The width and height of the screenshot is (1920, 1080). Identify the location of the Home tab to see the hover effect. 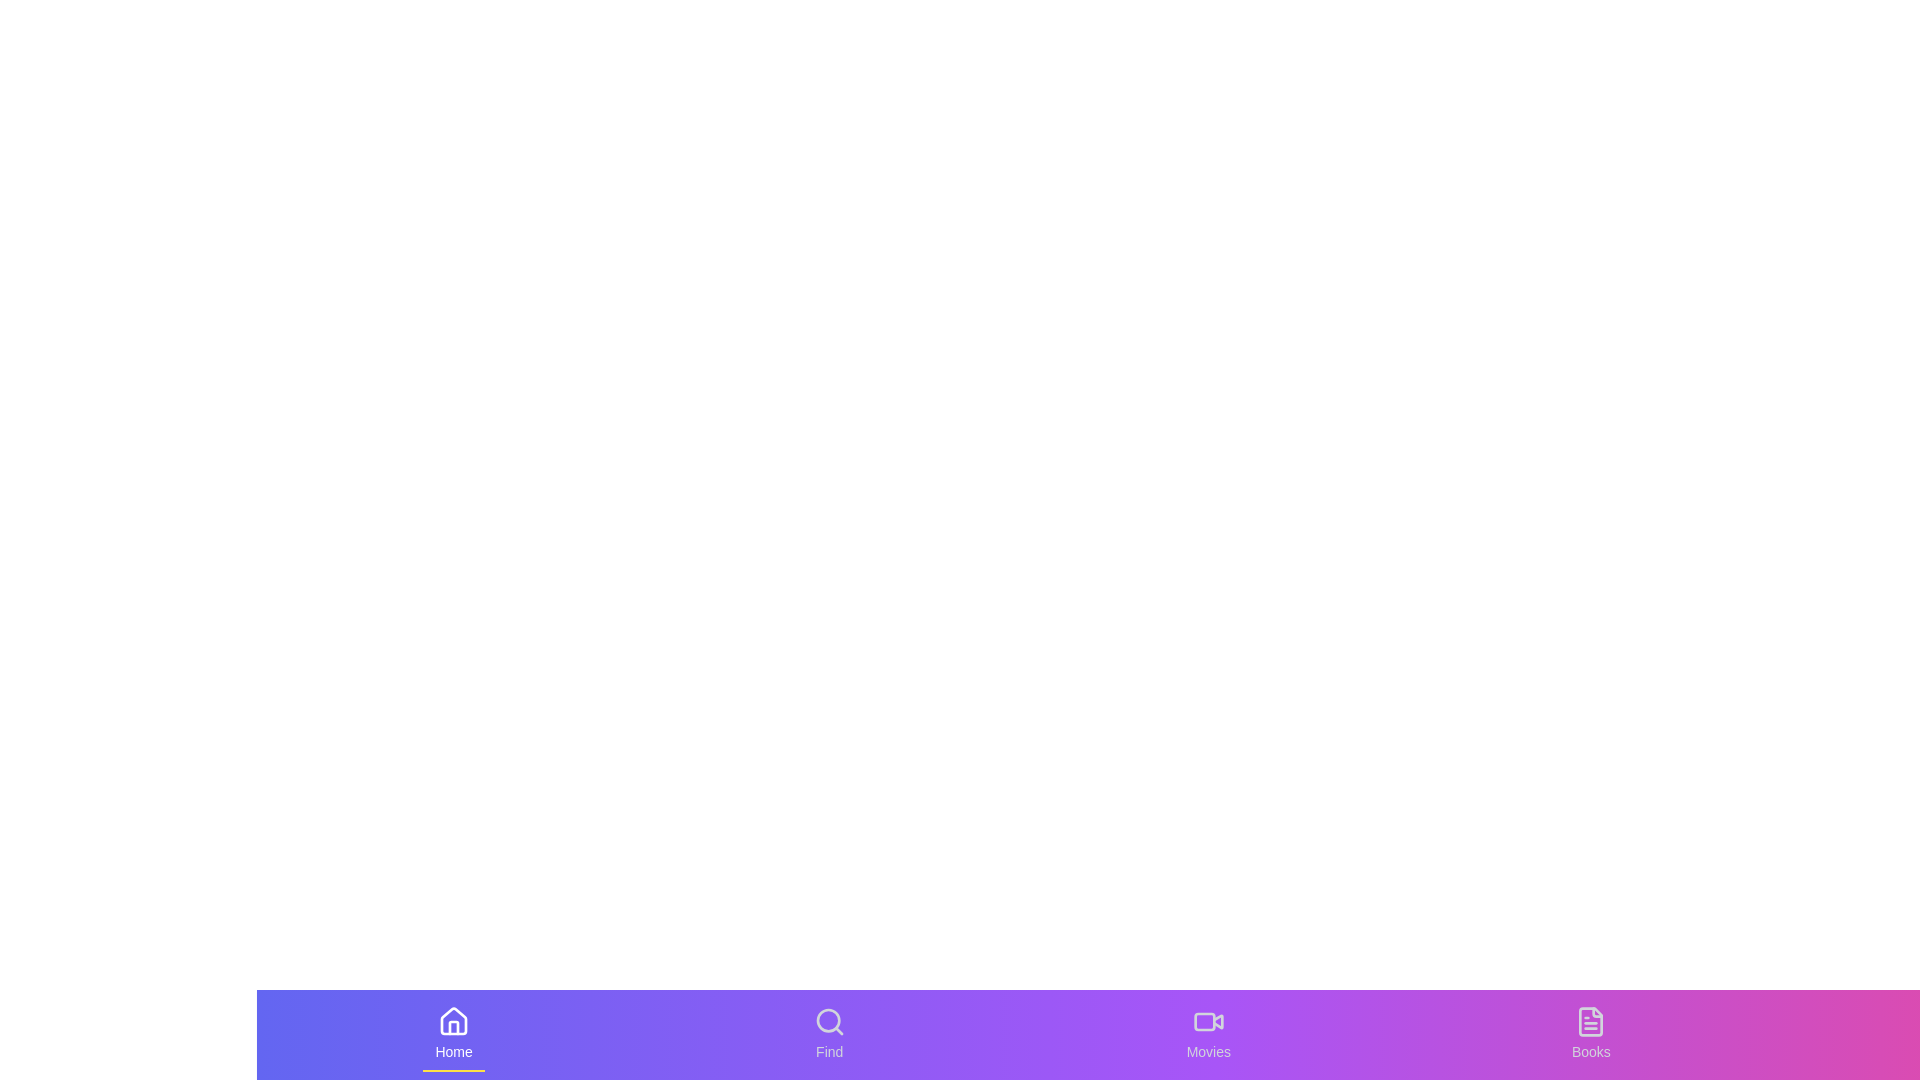
(453, 1034).